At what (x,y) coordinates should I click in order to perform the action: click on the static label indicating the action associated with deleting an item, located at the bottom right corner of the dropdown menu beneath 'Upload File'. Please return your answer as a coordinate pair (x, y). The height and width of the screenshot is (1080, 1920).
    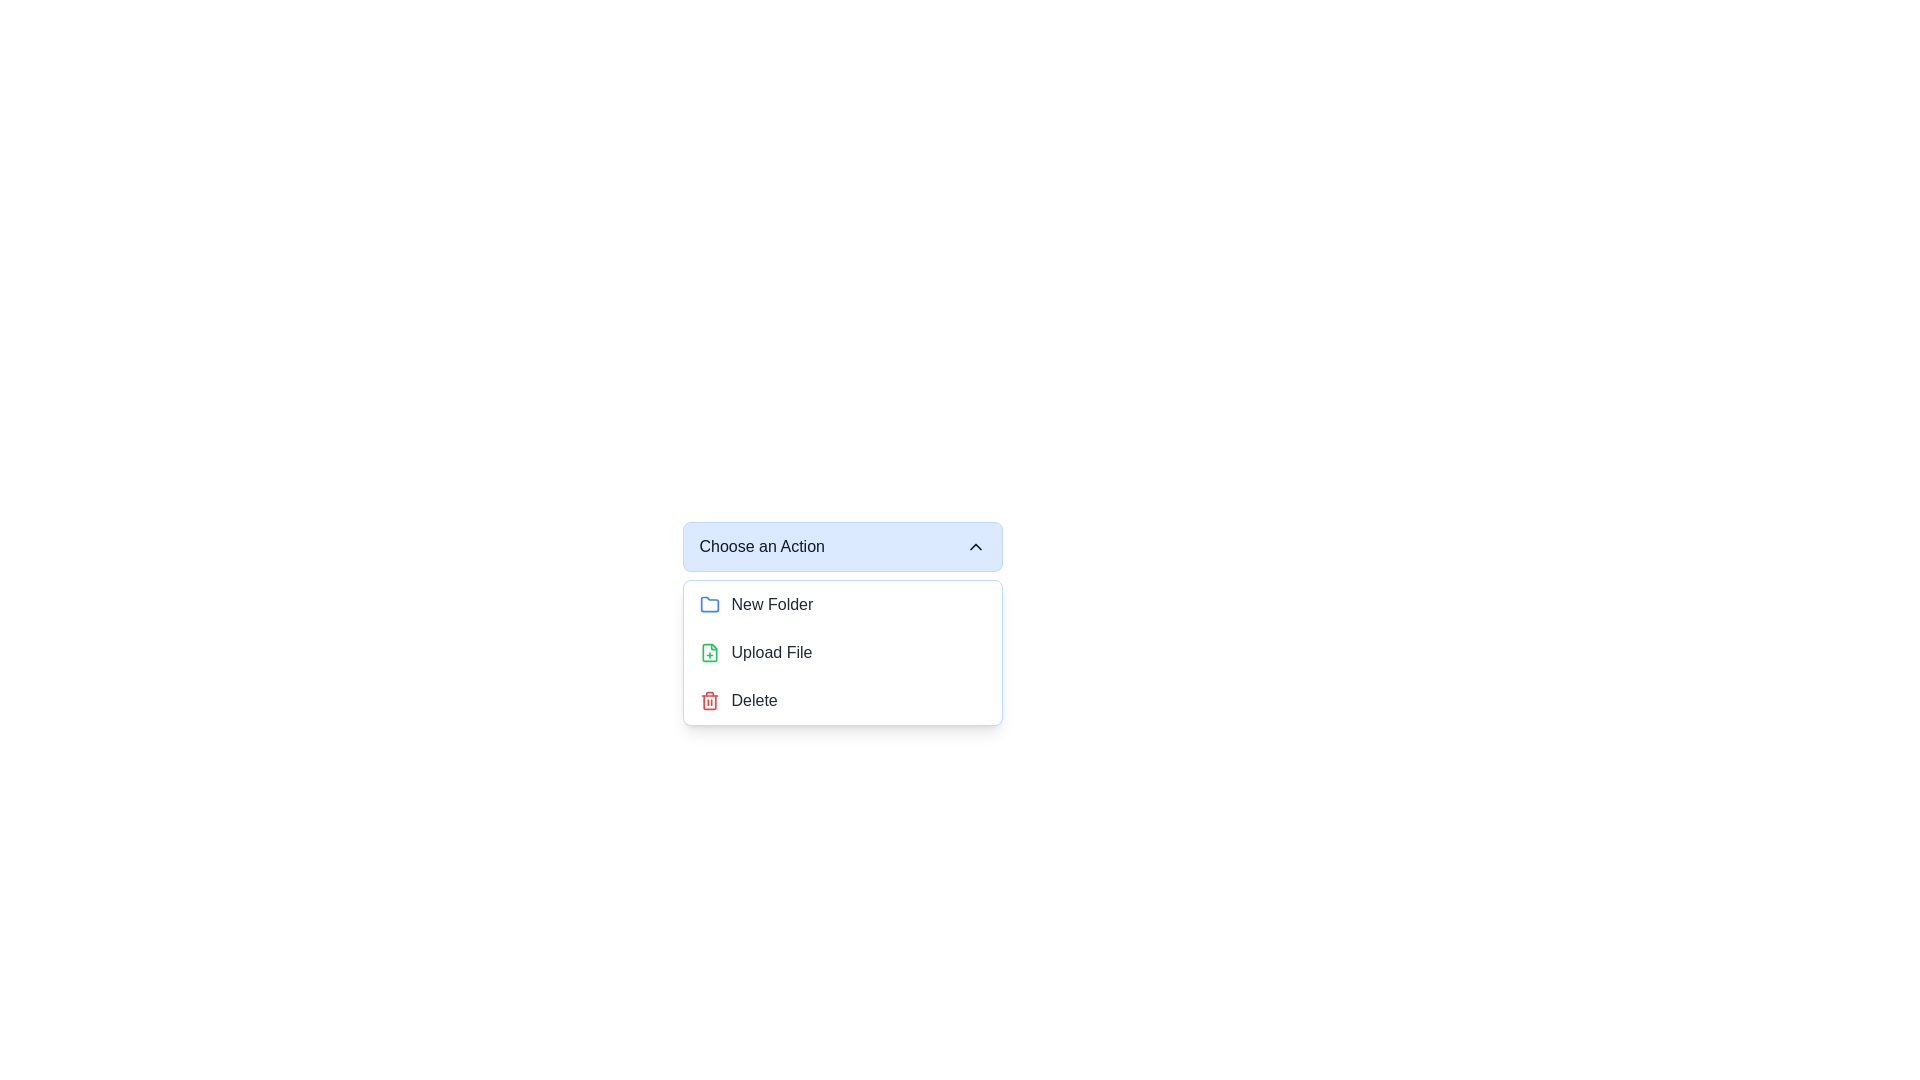
    Looking at the image, I should click on (753, 700).